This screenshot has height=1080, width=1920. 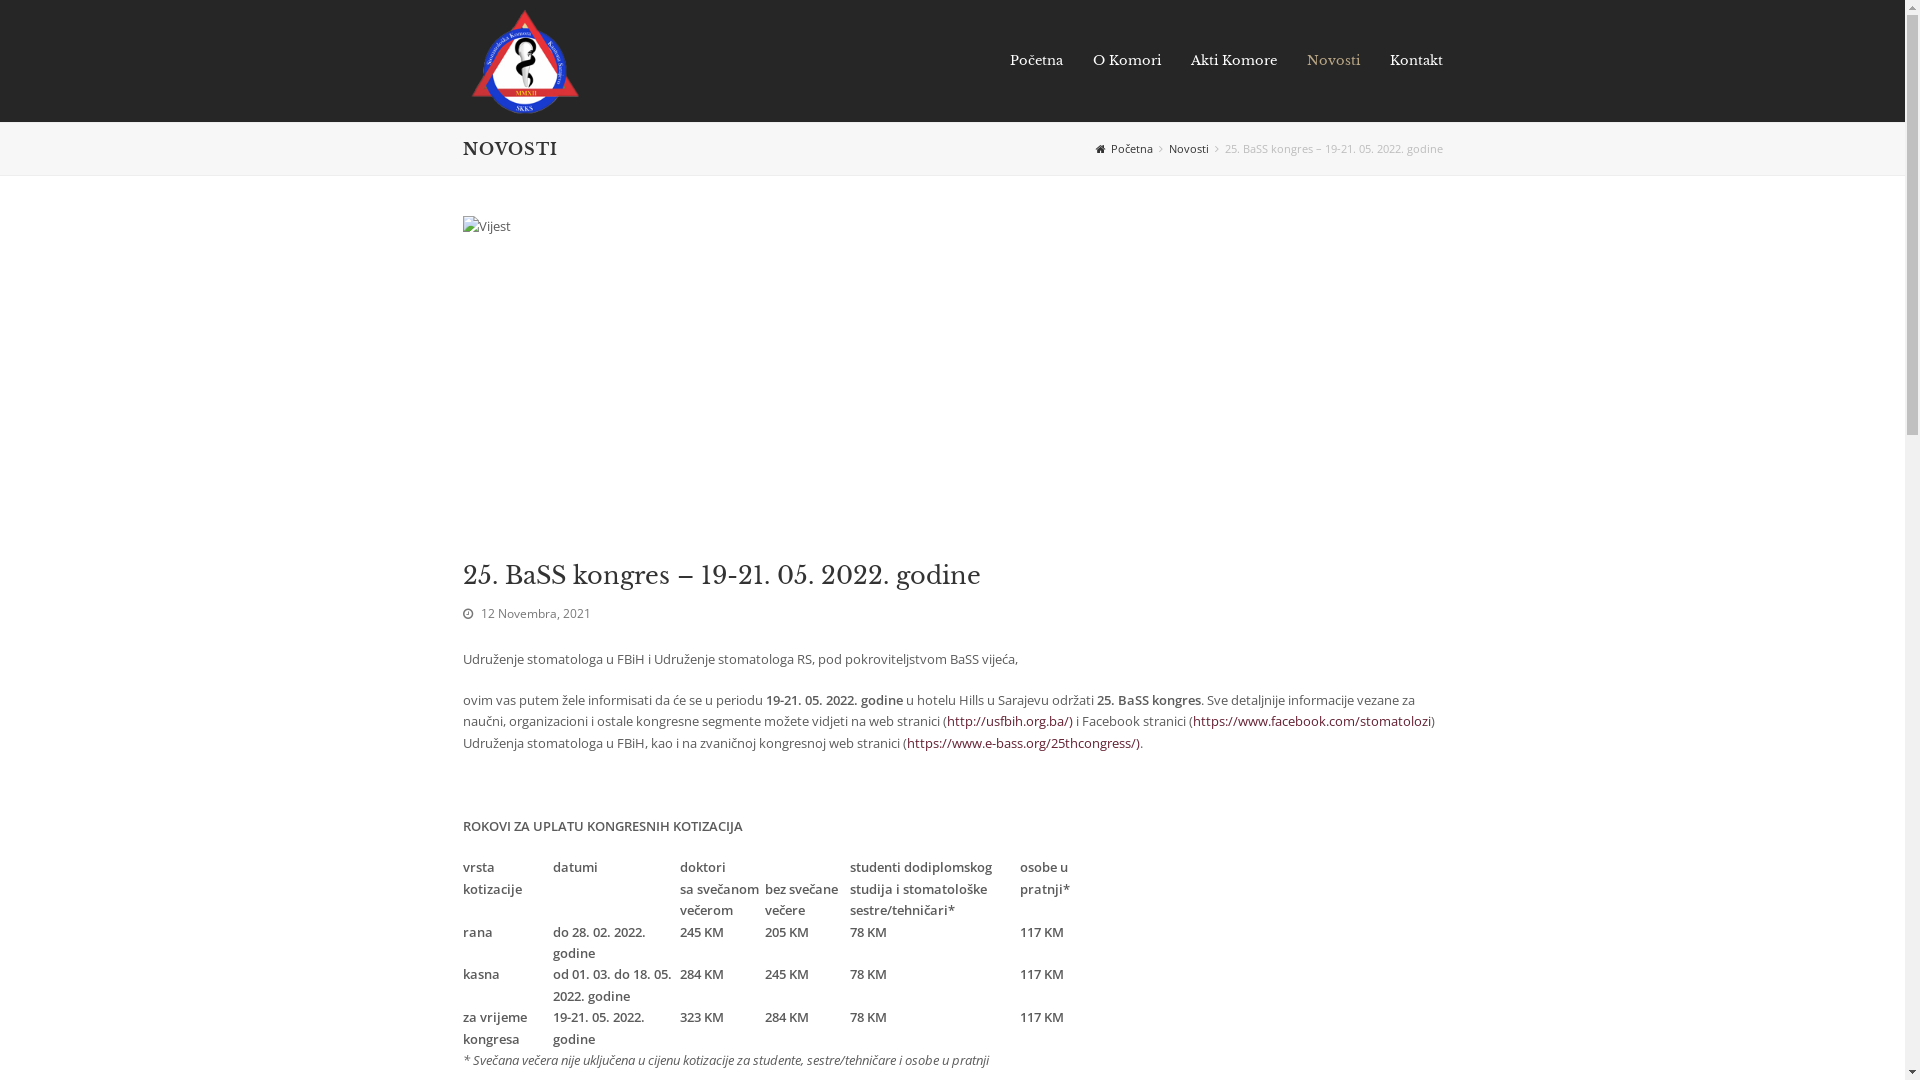 I want to click on 'Novosti', so click(x=1333, y=60).